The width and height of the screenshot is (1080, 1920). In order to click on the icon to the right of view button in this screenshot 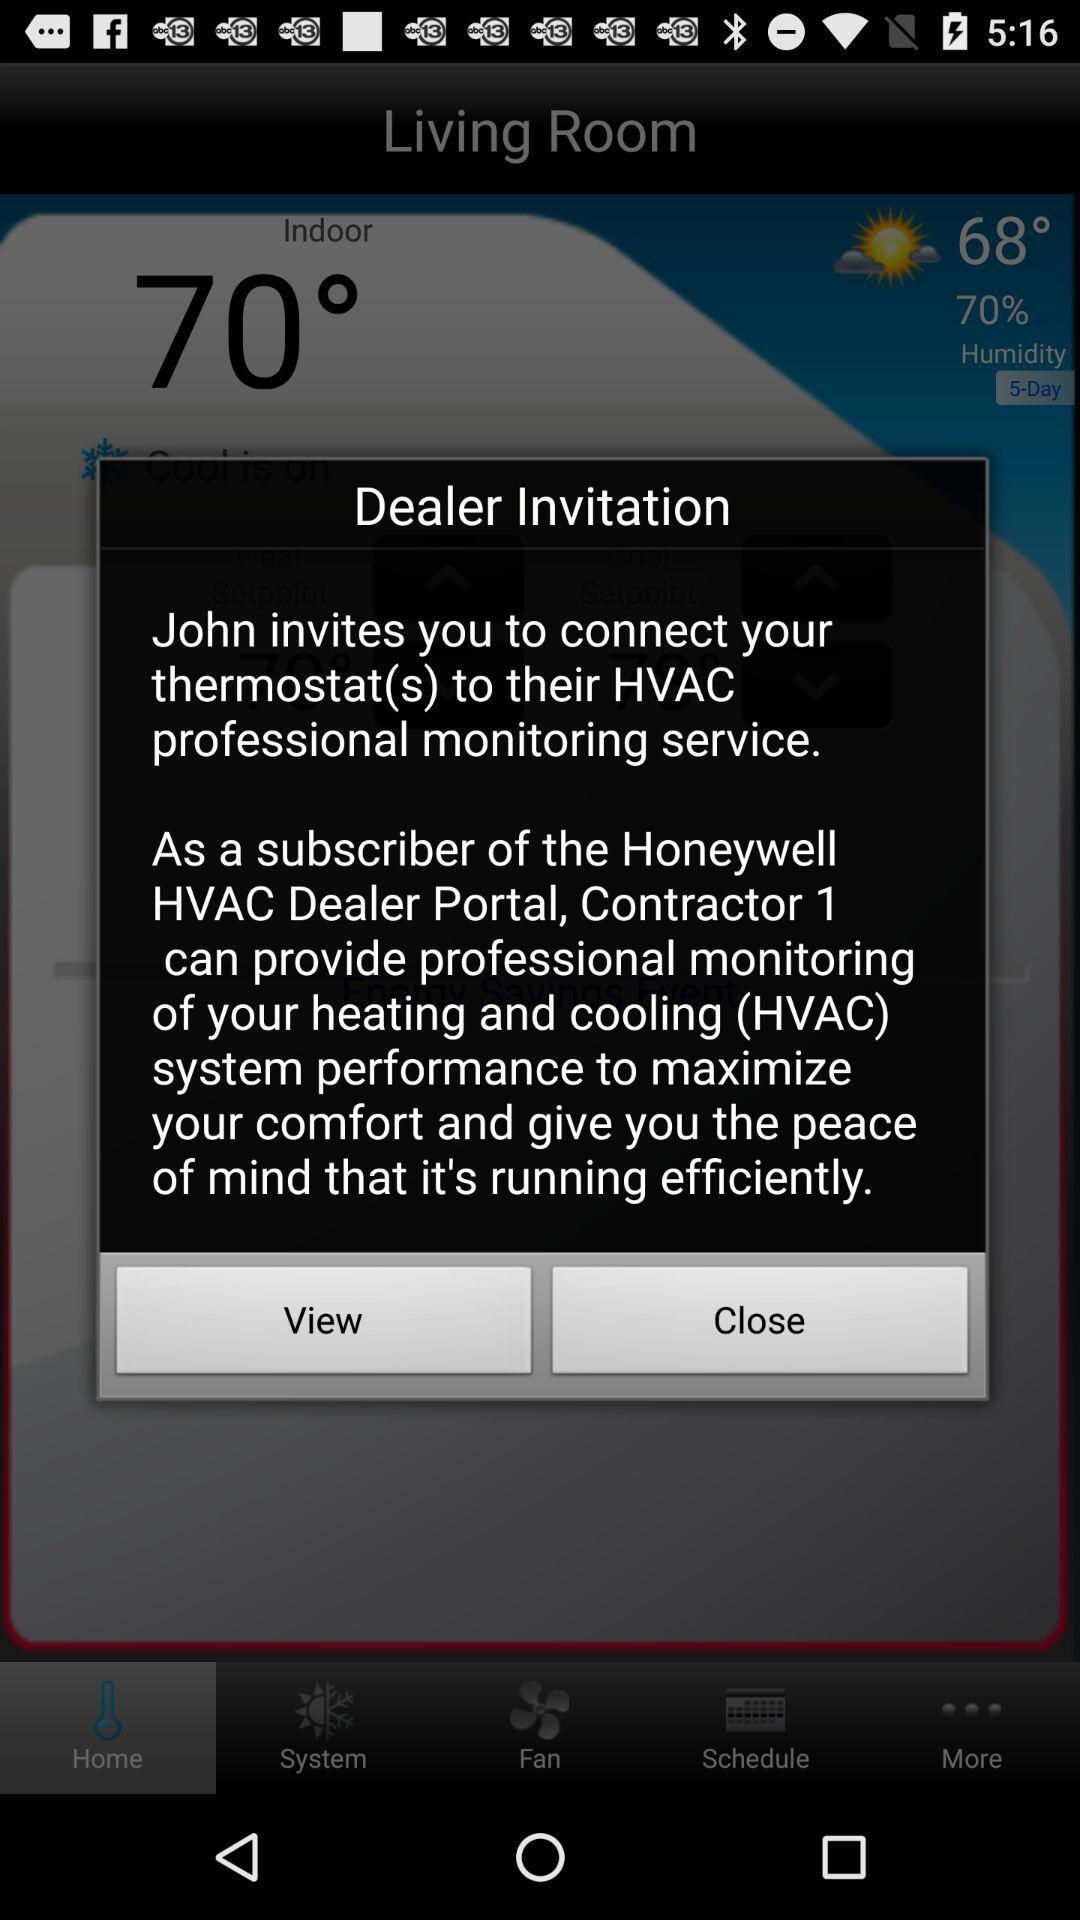, I will do `click(760, 1325)`.